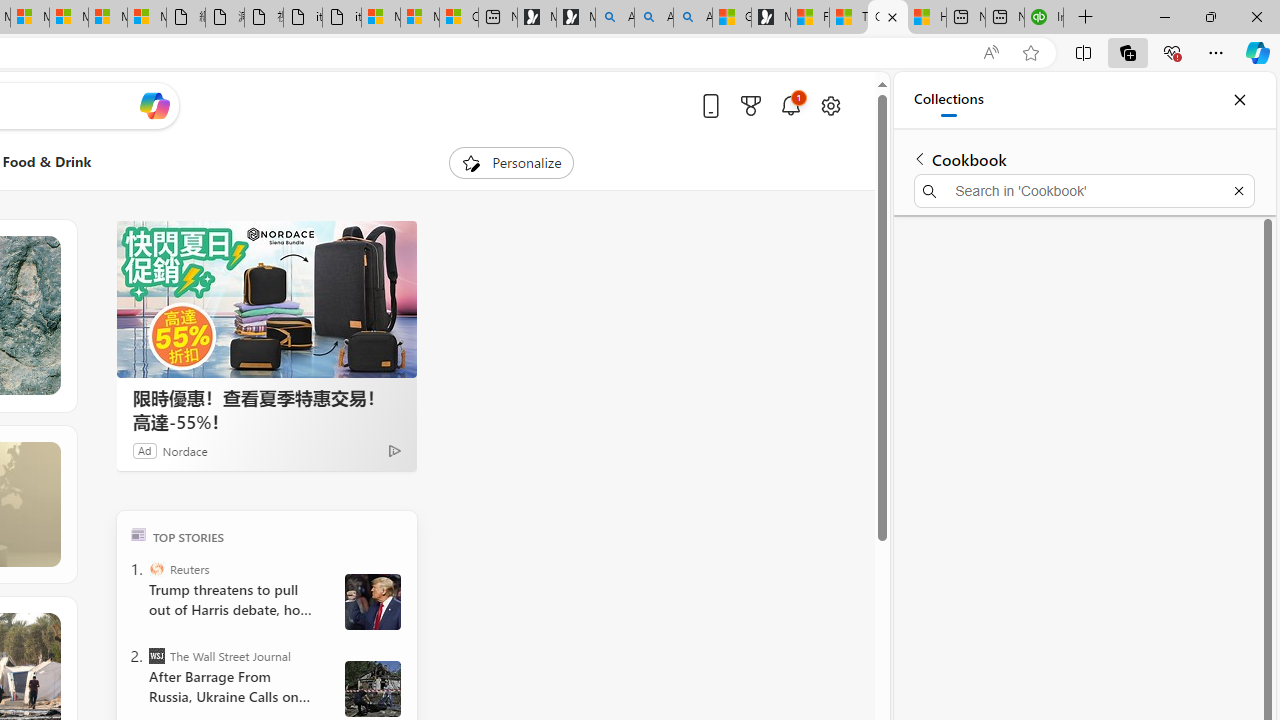 The height and width of the screenshot is (720, 1280). Describe the element at coordinates (925, 17) in the screenshot. I see `'How to Use a TV as a Computer Monitor'` at that location.